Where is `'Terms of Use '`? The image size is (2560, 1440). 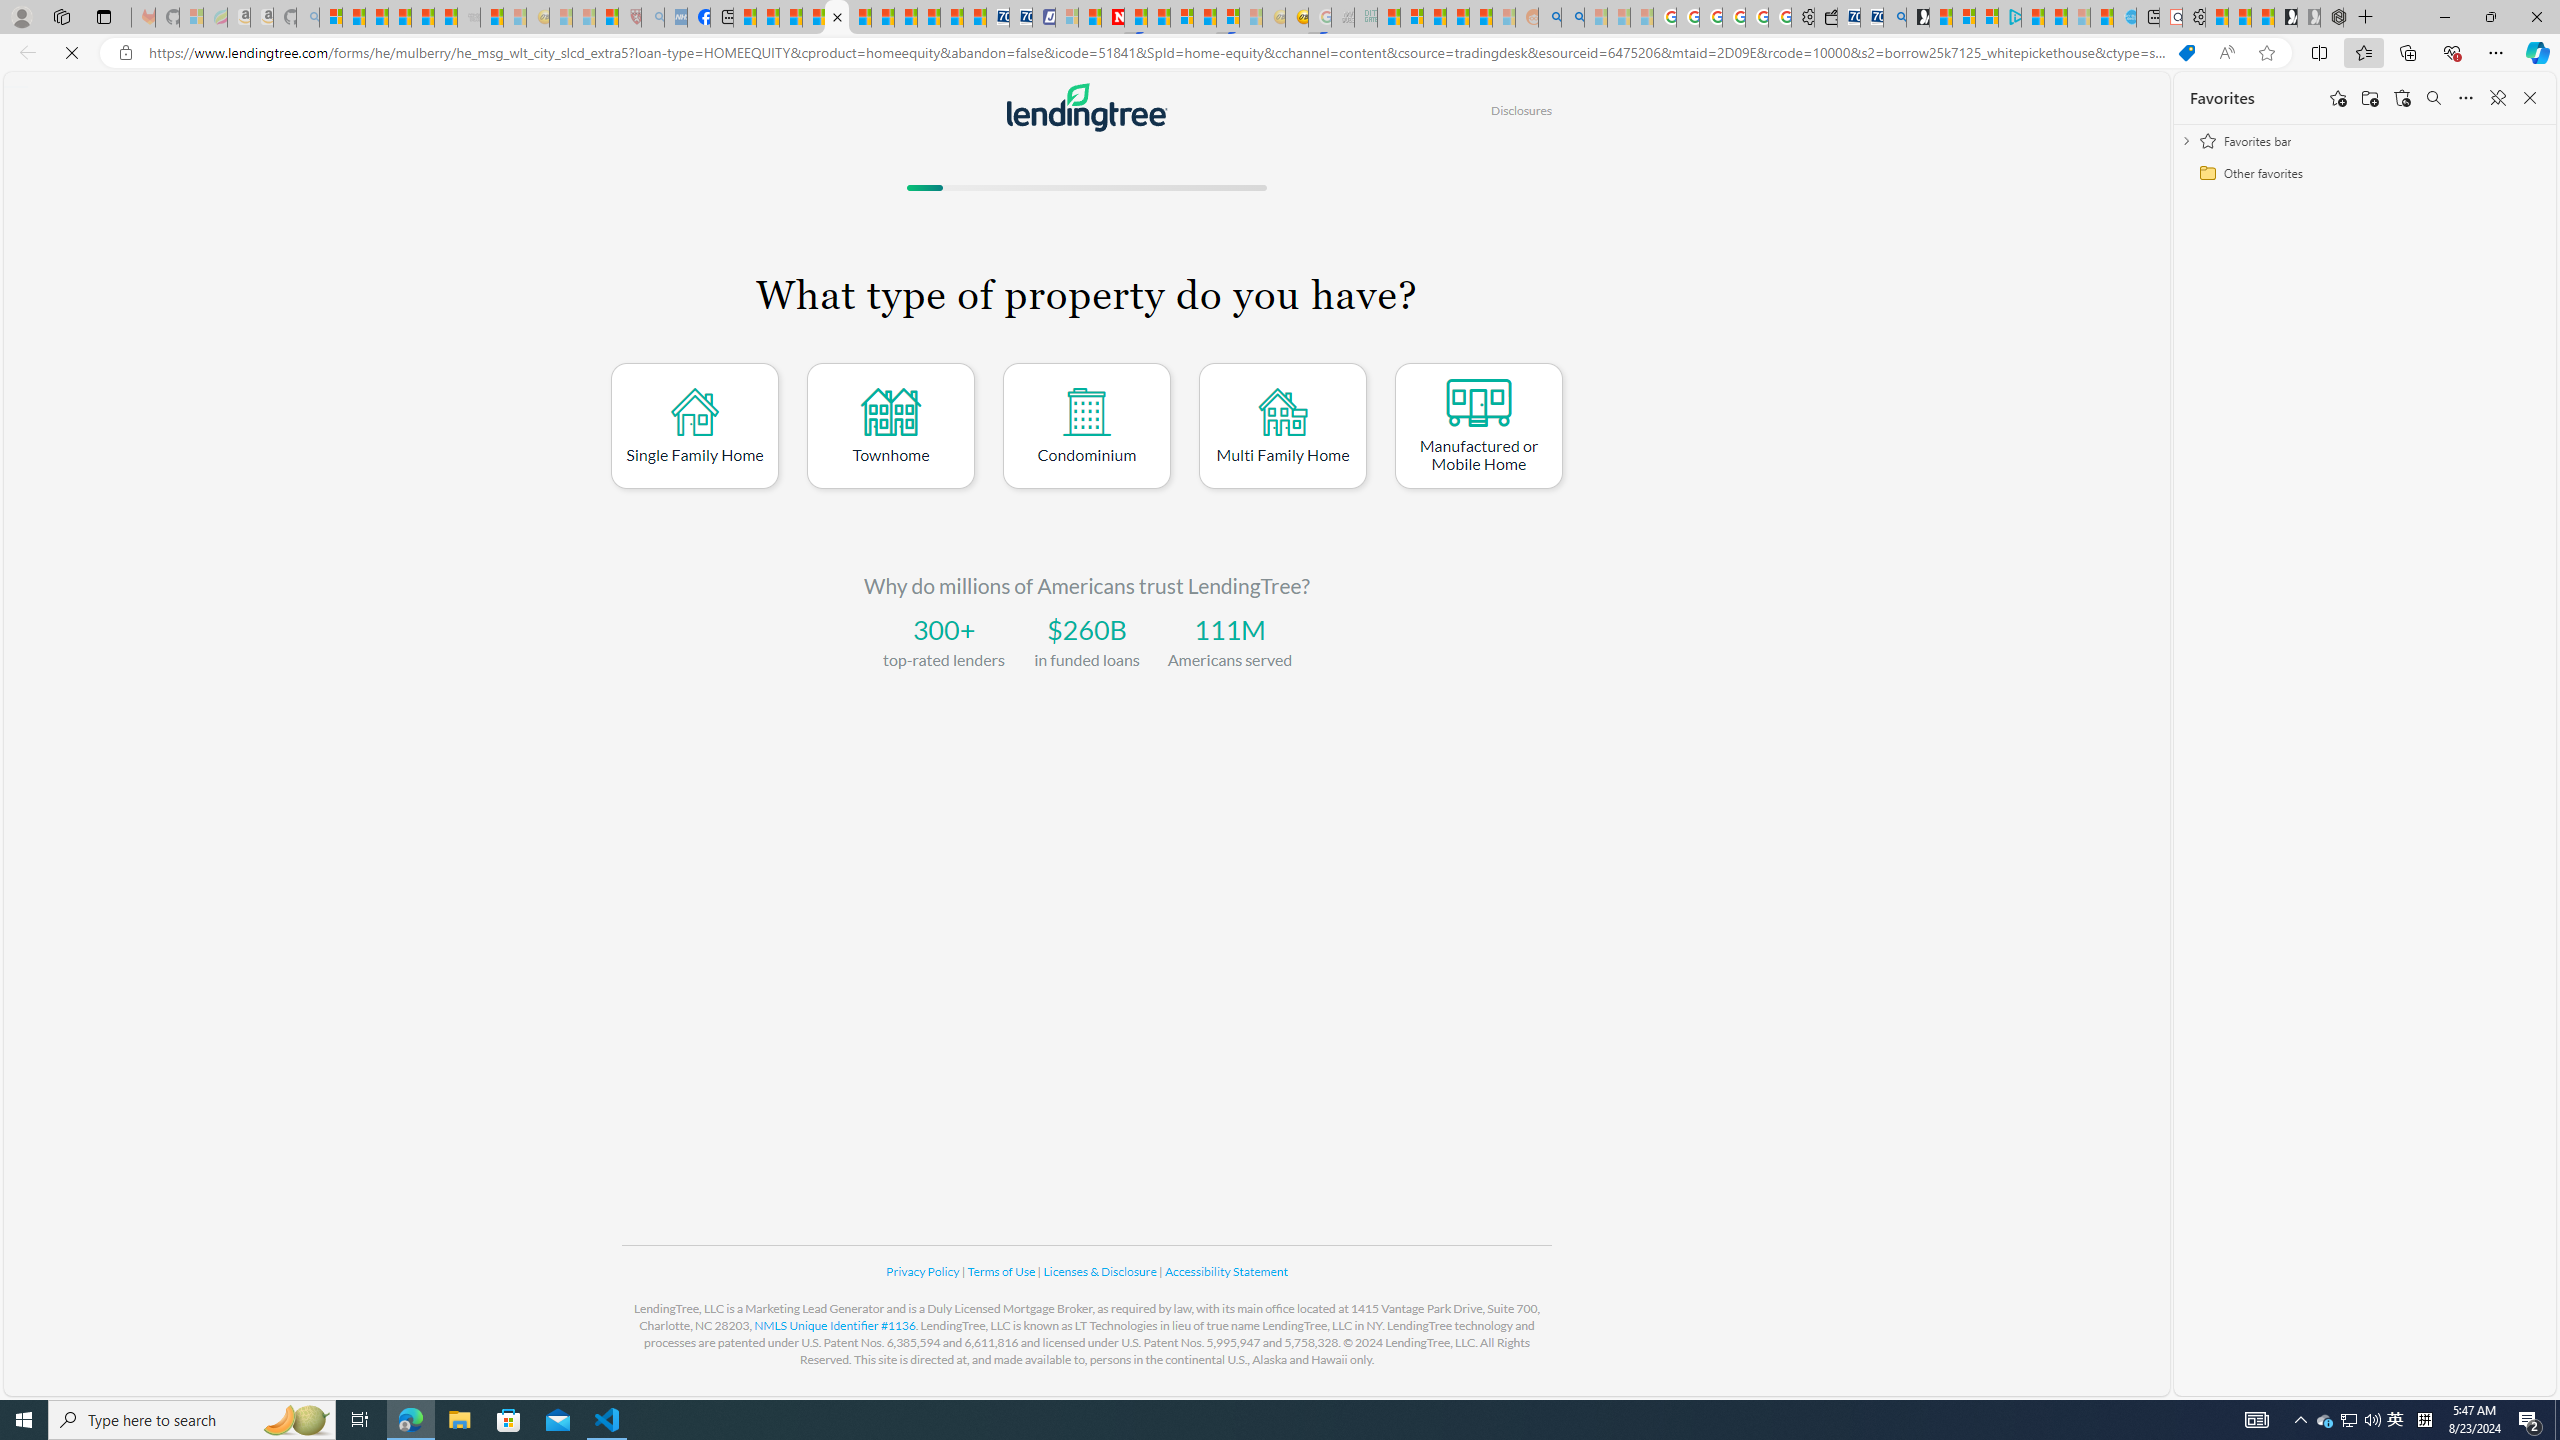 'Terms of Use ' is located at coordinates (1002, 1271).